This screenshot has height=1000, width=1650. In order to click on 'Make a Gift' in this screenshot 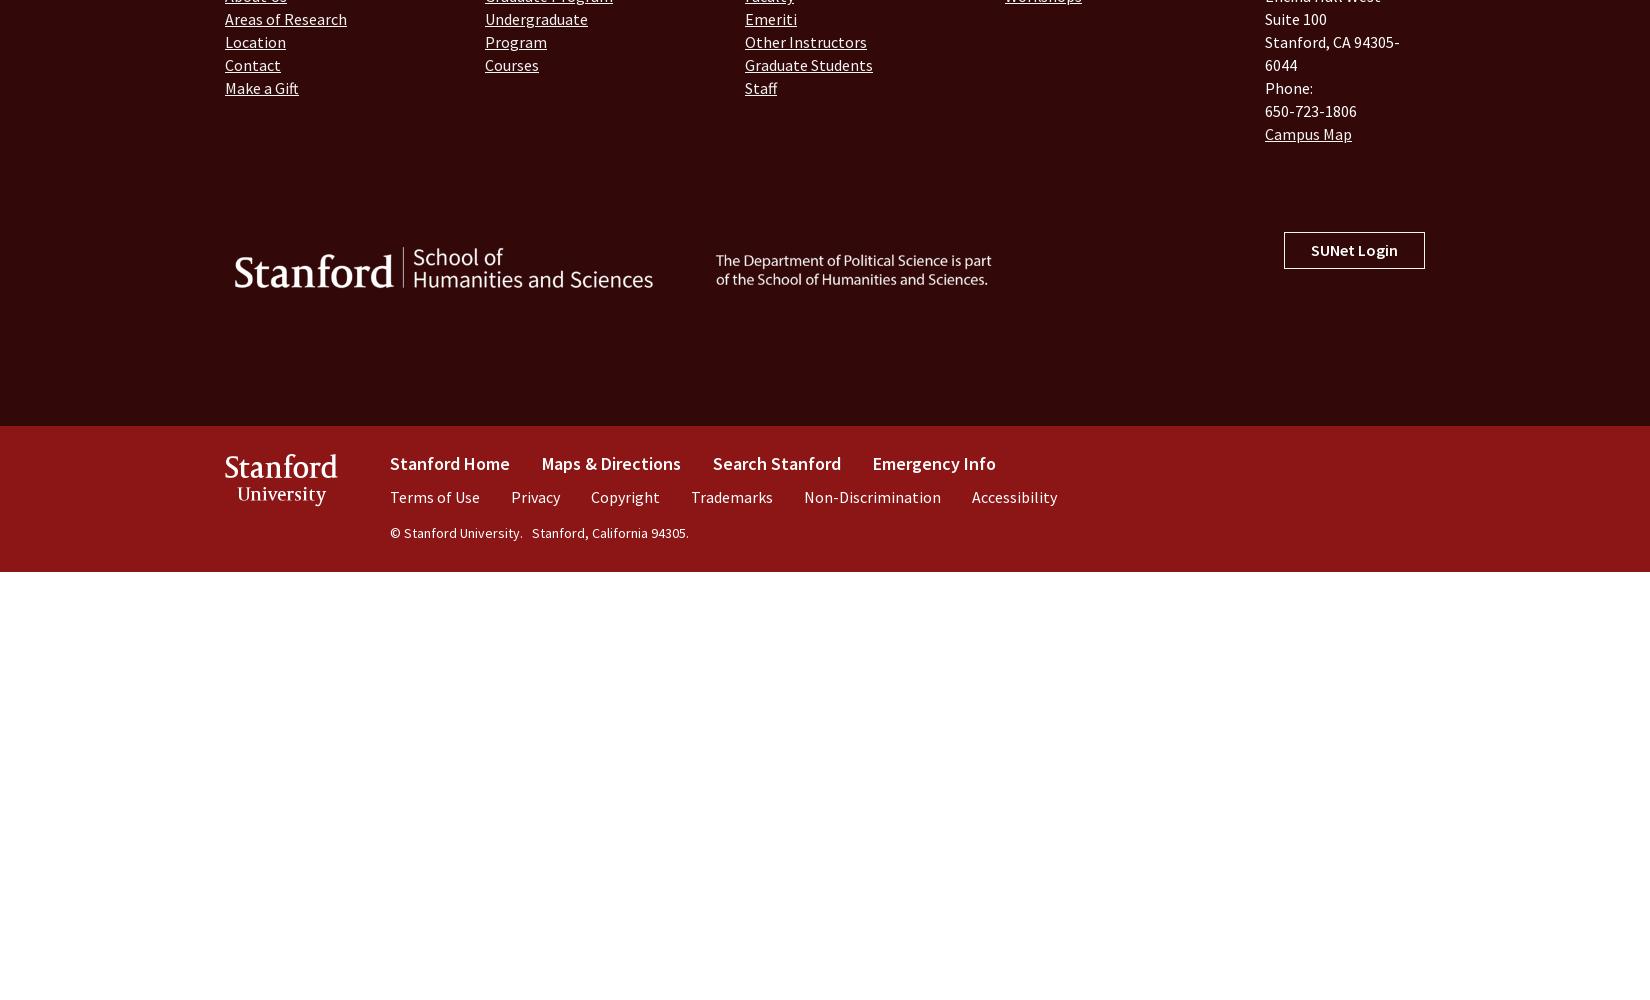, I will do `click(262, 86)`.